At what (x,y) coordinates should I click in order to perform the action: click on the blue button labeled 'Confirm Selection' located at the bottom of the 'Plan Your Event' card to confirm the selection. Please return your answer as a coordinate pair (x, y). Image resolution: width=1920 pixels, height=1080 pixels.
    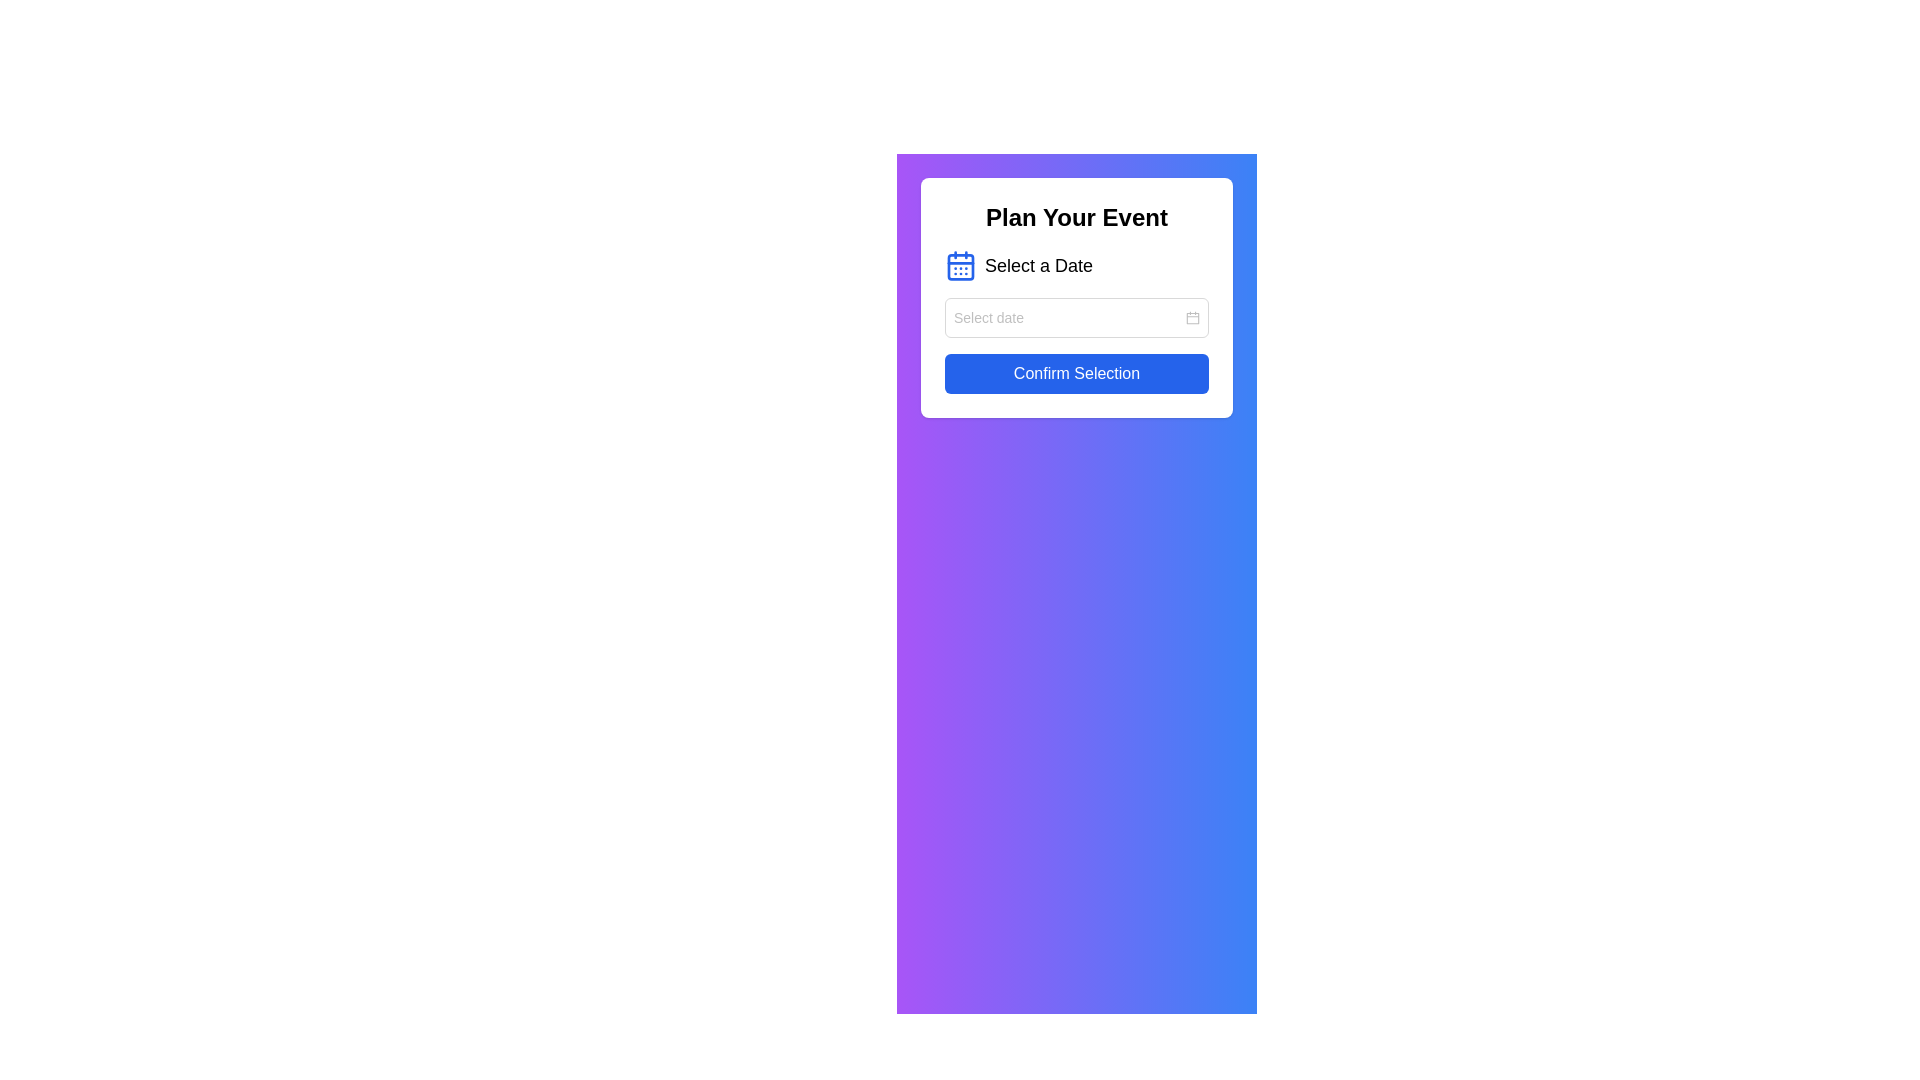
    Looking at the image, I should click on (1075, 374).